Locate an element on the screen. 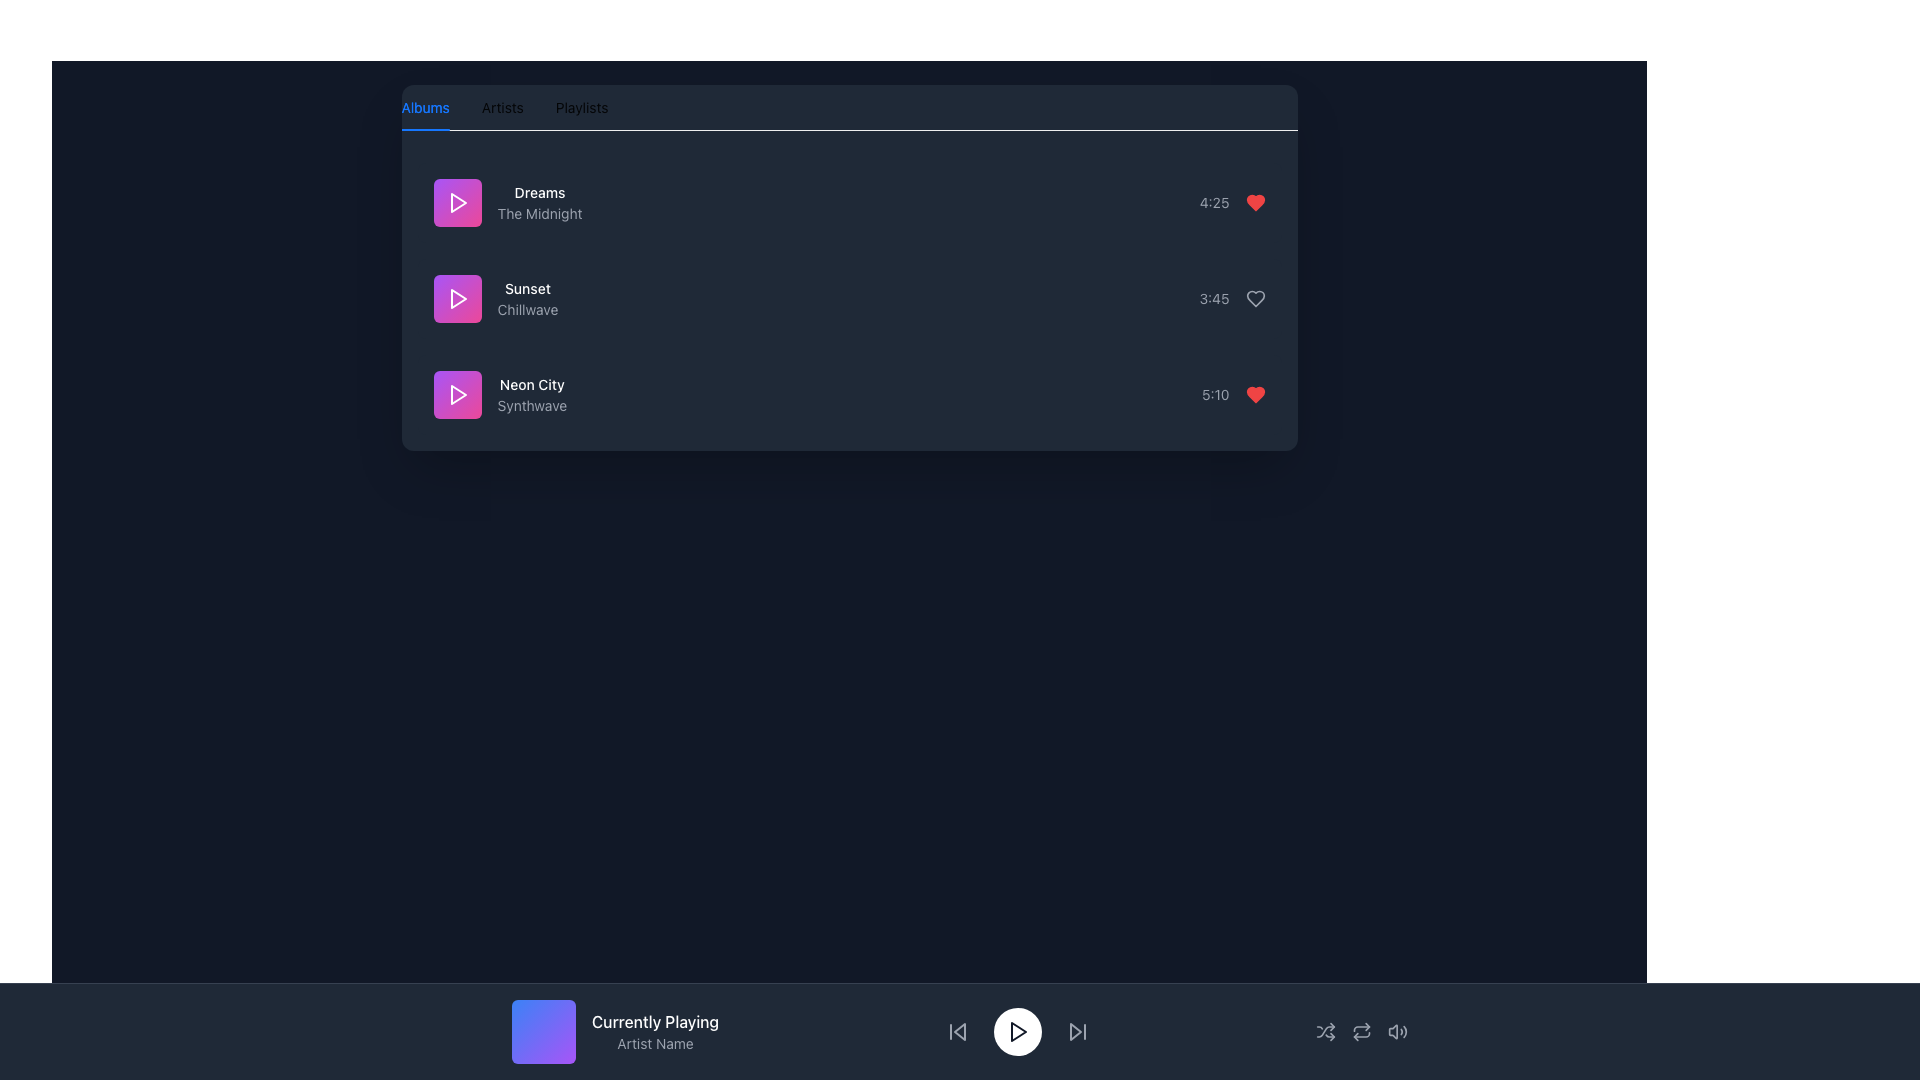  timestamp '3:45' displayed on the right side of the track listing 'Sunset Chillwave', which is positioned directly before a heart icon is located at coordinates (1231, 299).